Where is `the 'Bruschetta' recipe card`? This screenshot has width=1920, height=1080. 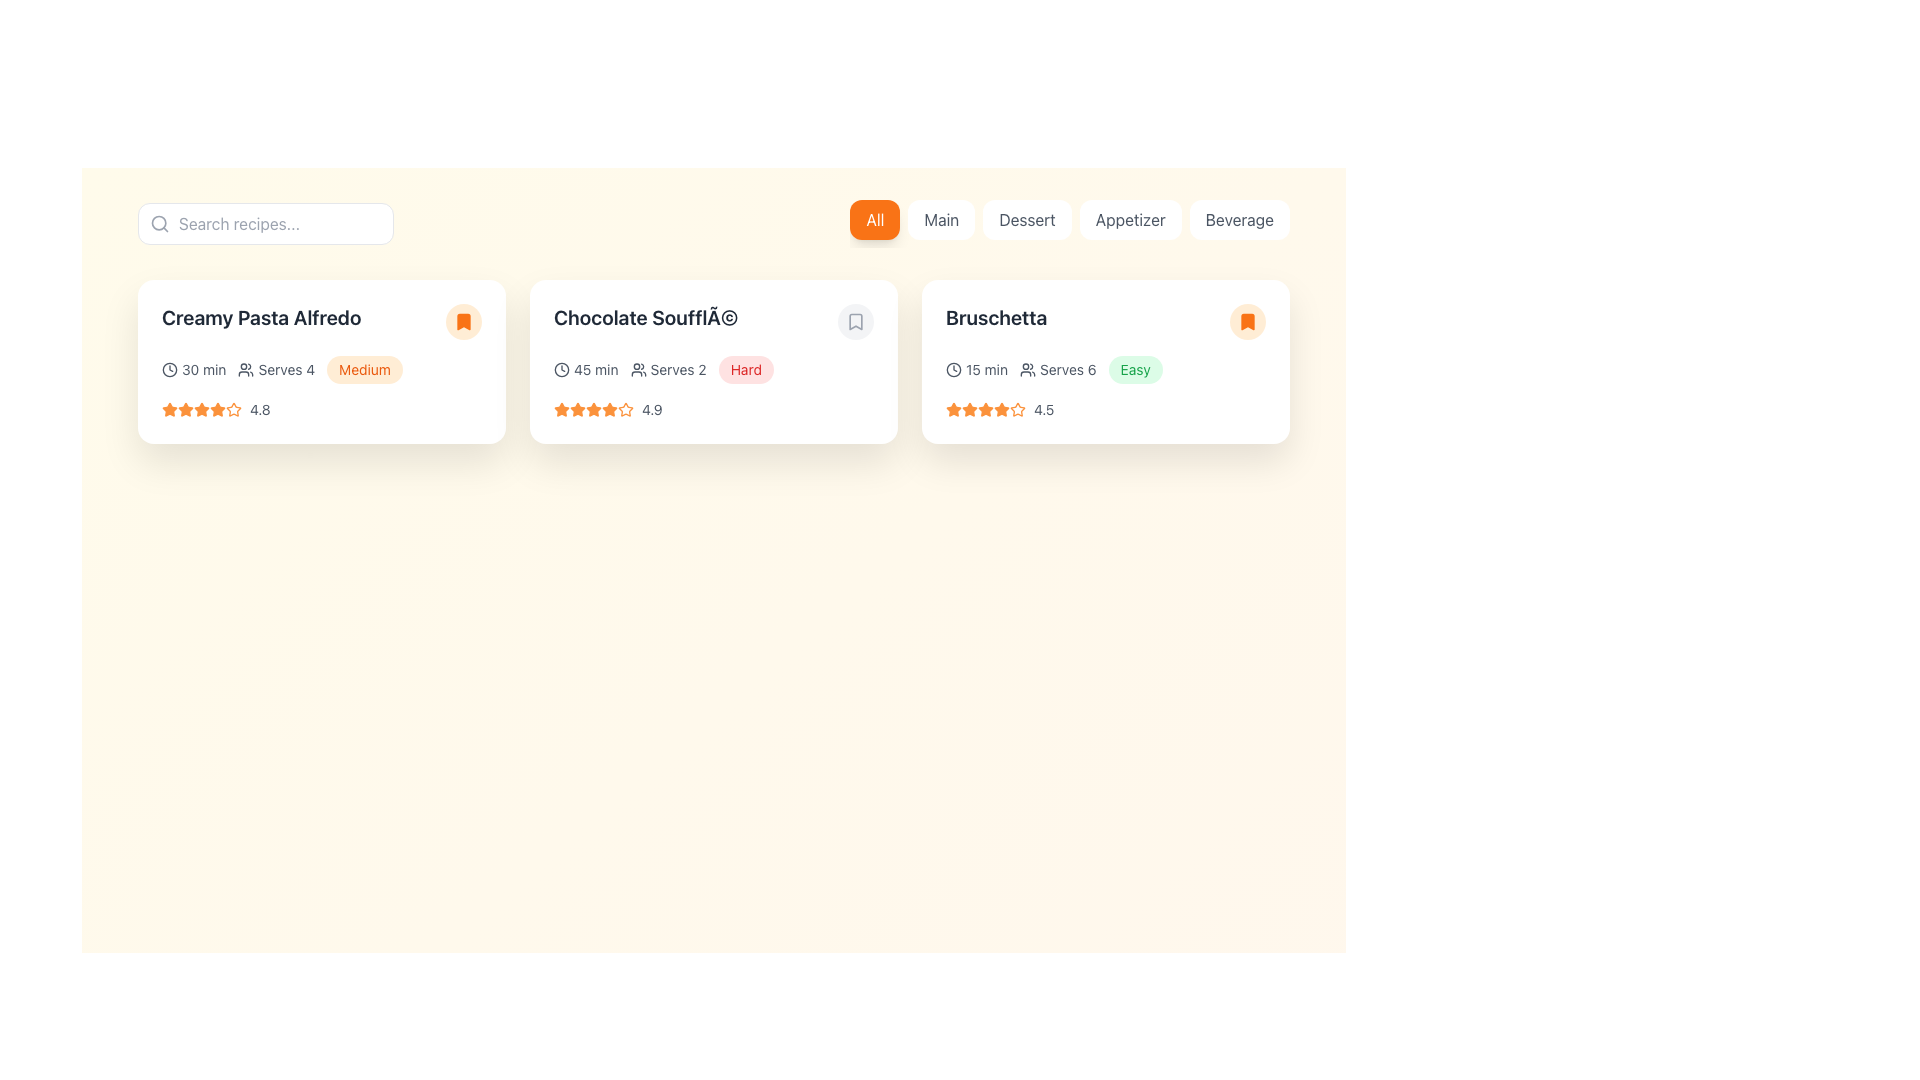
the 'Bruschetta' recipe card is located at coordinates (1104, 362).